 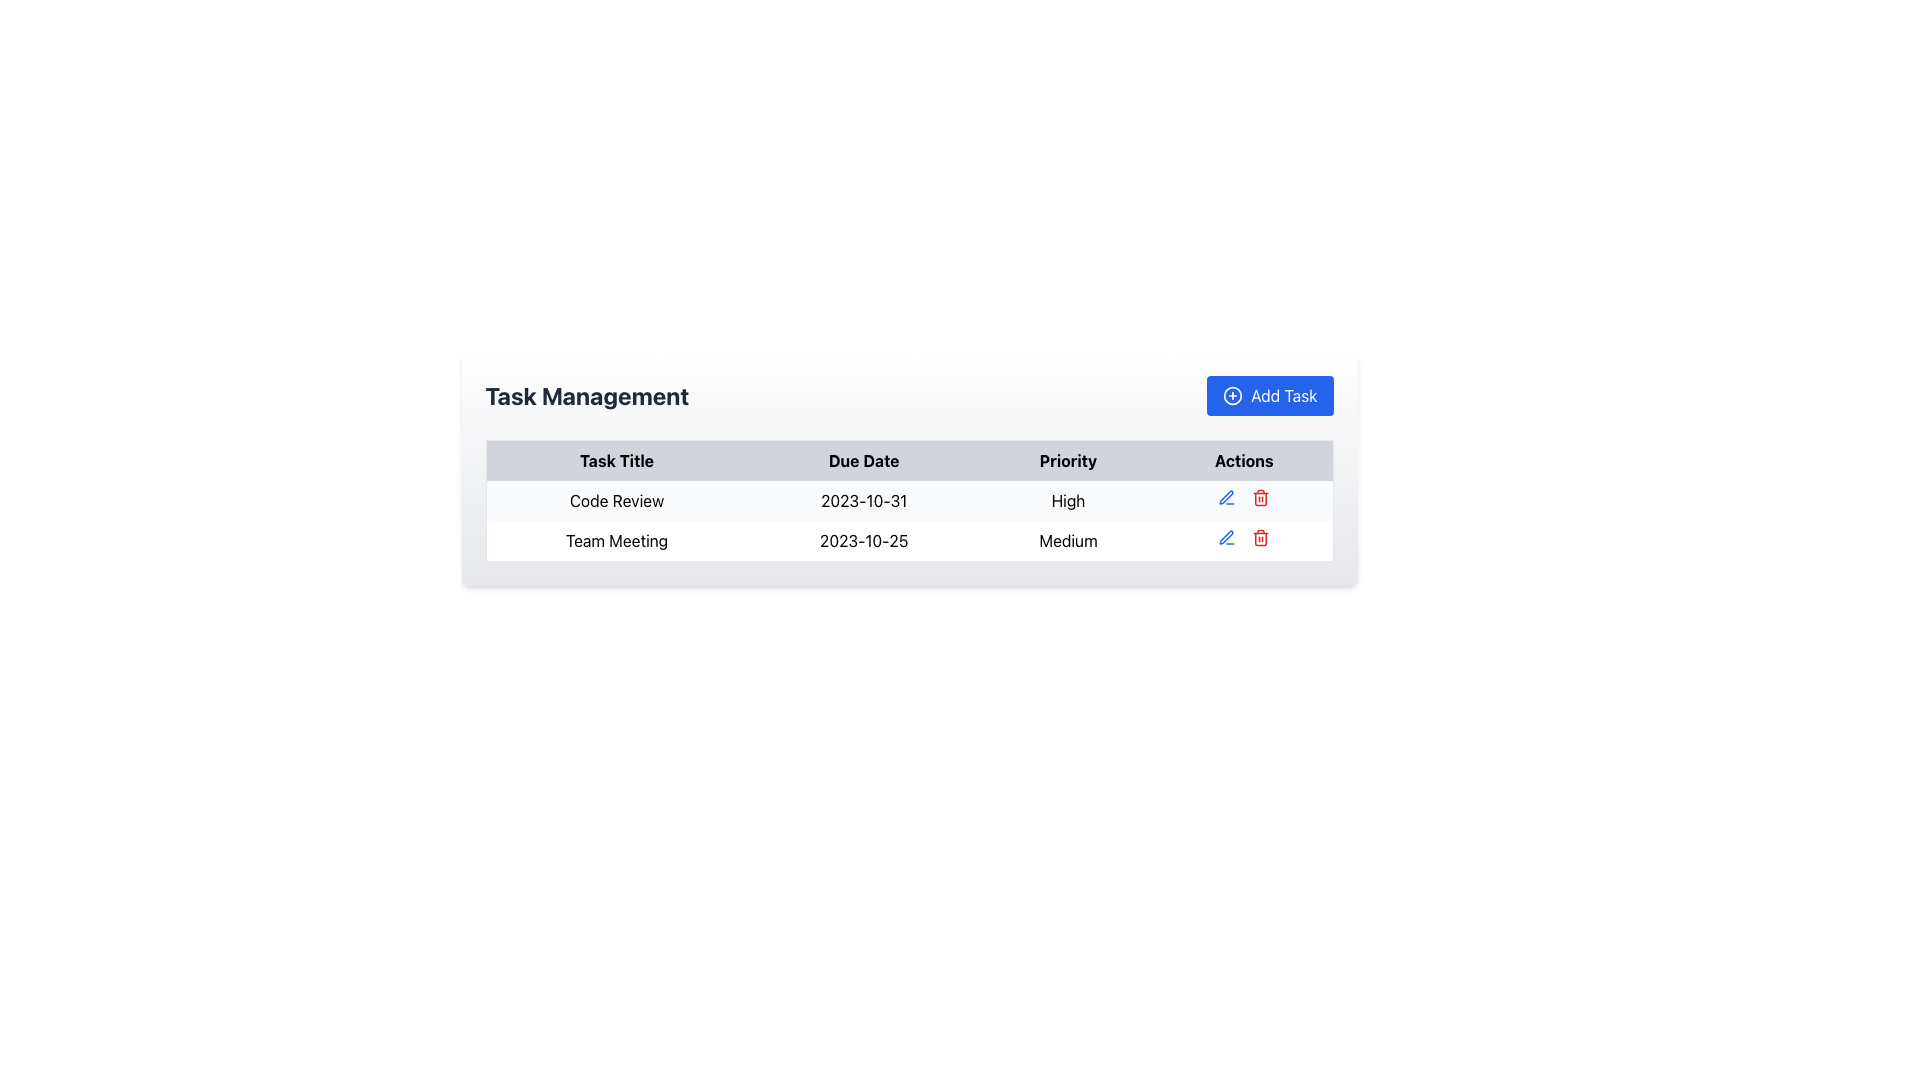 What do you see at coordinates (1067, 460) in the screenshot?
I see `the 'Priority' text label, which is the third header in a row of a table, styled with centered alignment and a light gray background` at bounding box center [1067, 460].